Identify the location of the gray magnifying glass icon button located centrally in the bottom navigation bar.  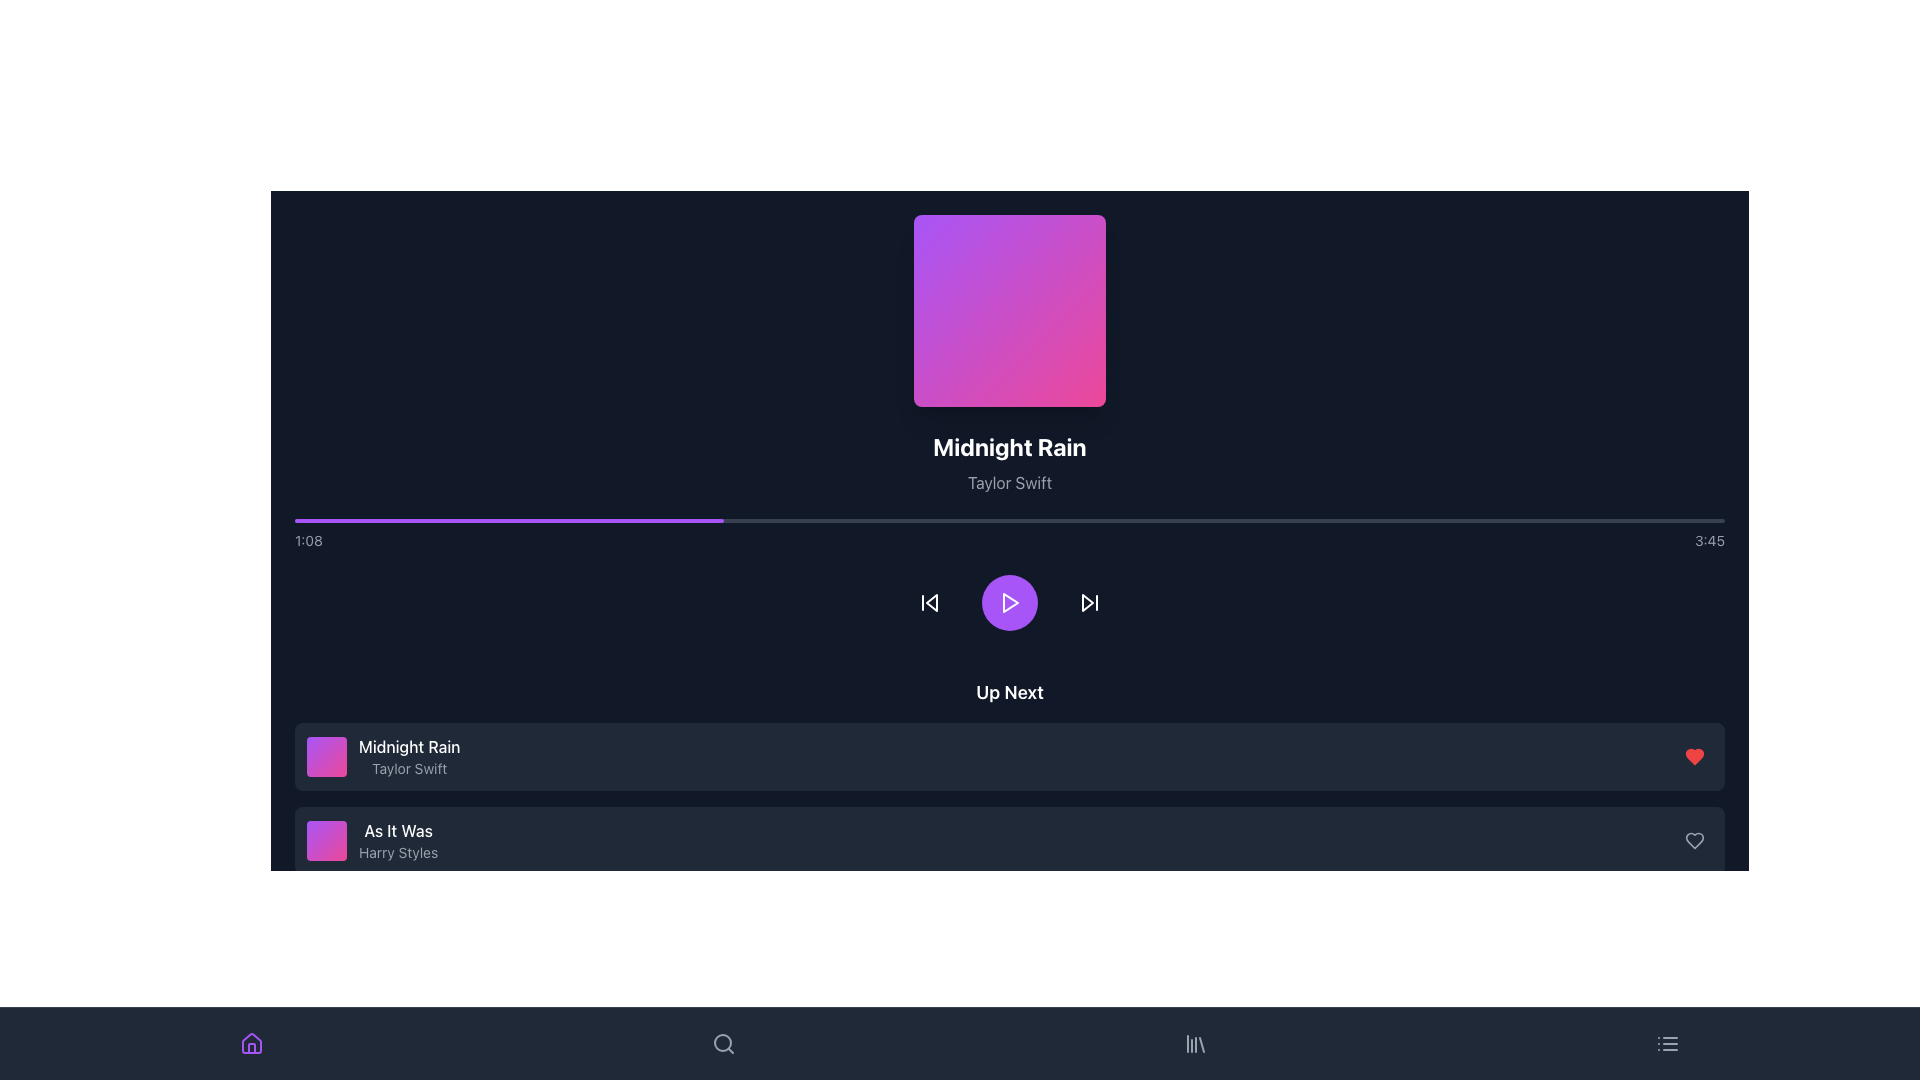
(723, 1043).